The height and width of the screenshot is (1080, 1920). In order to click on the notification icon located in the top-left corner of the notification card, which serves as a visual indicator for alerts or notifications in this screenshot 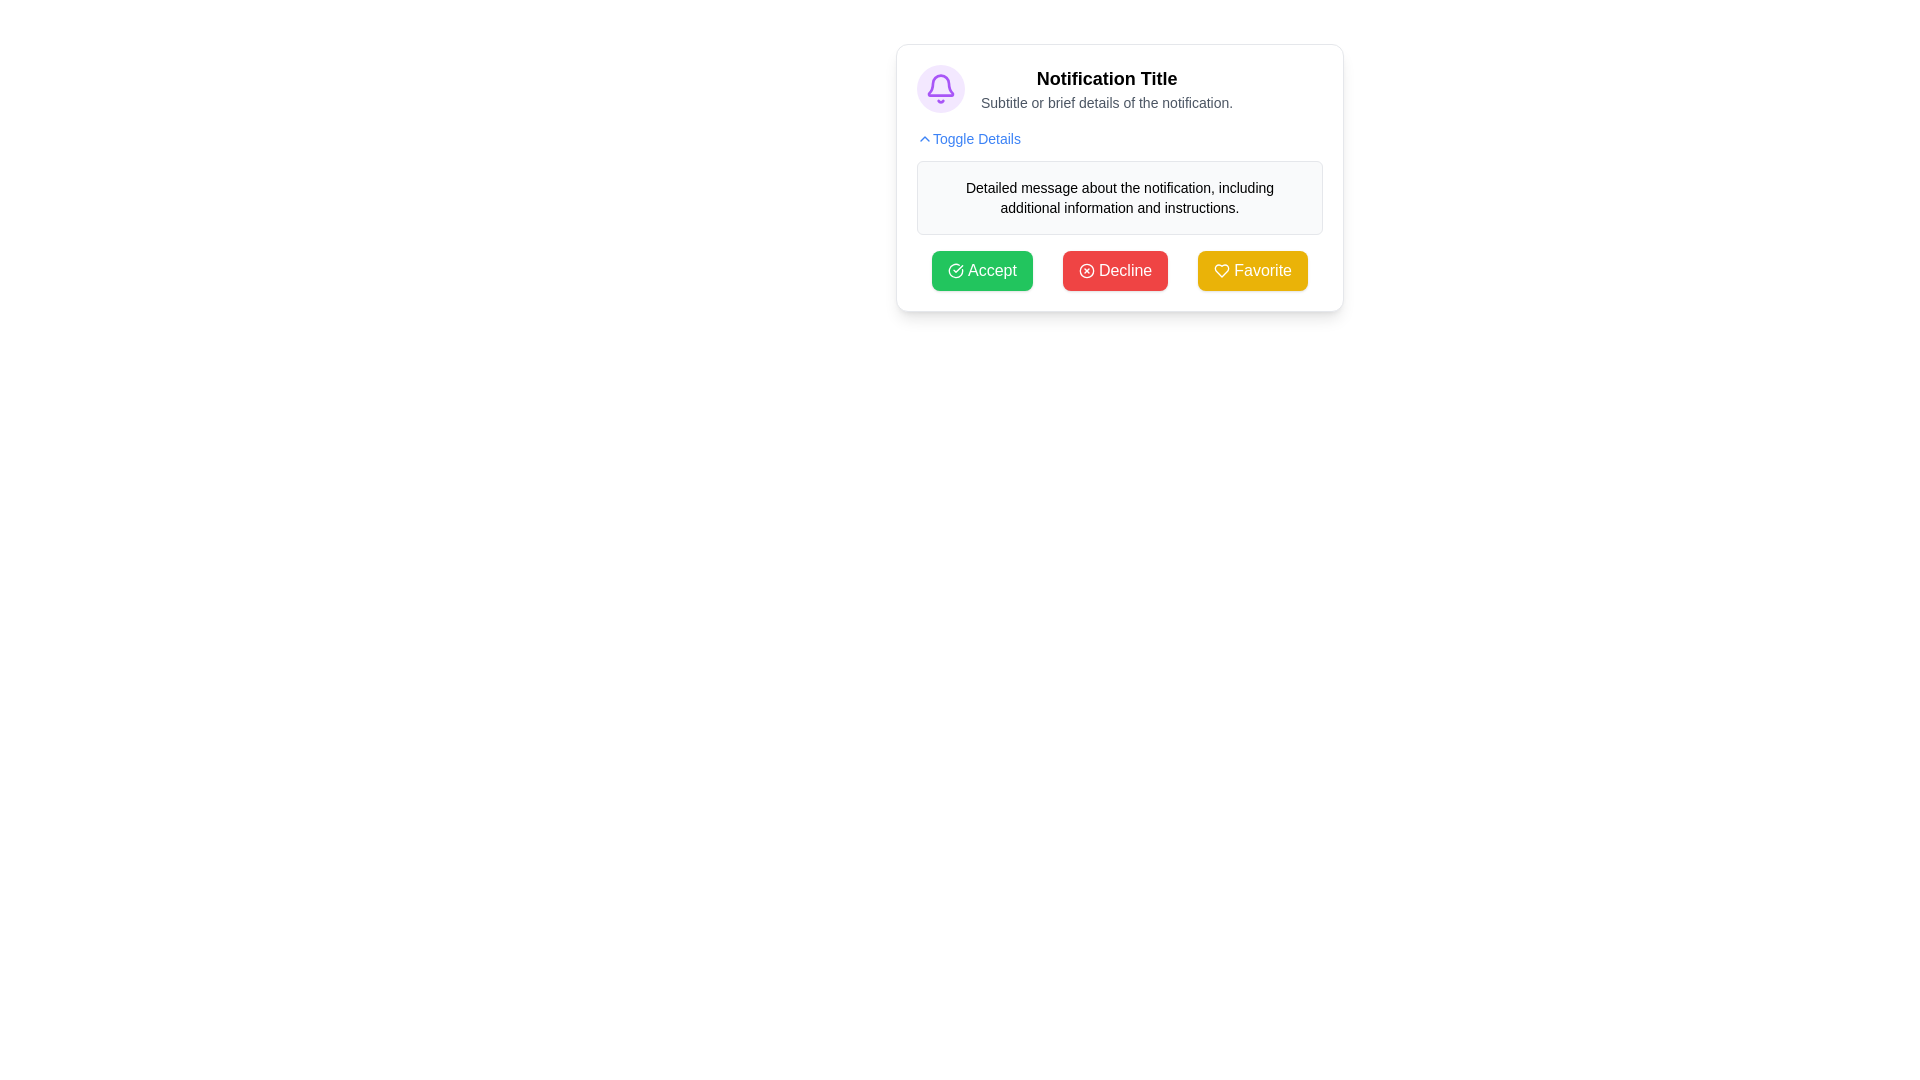, I will do `click(939, 87)`.